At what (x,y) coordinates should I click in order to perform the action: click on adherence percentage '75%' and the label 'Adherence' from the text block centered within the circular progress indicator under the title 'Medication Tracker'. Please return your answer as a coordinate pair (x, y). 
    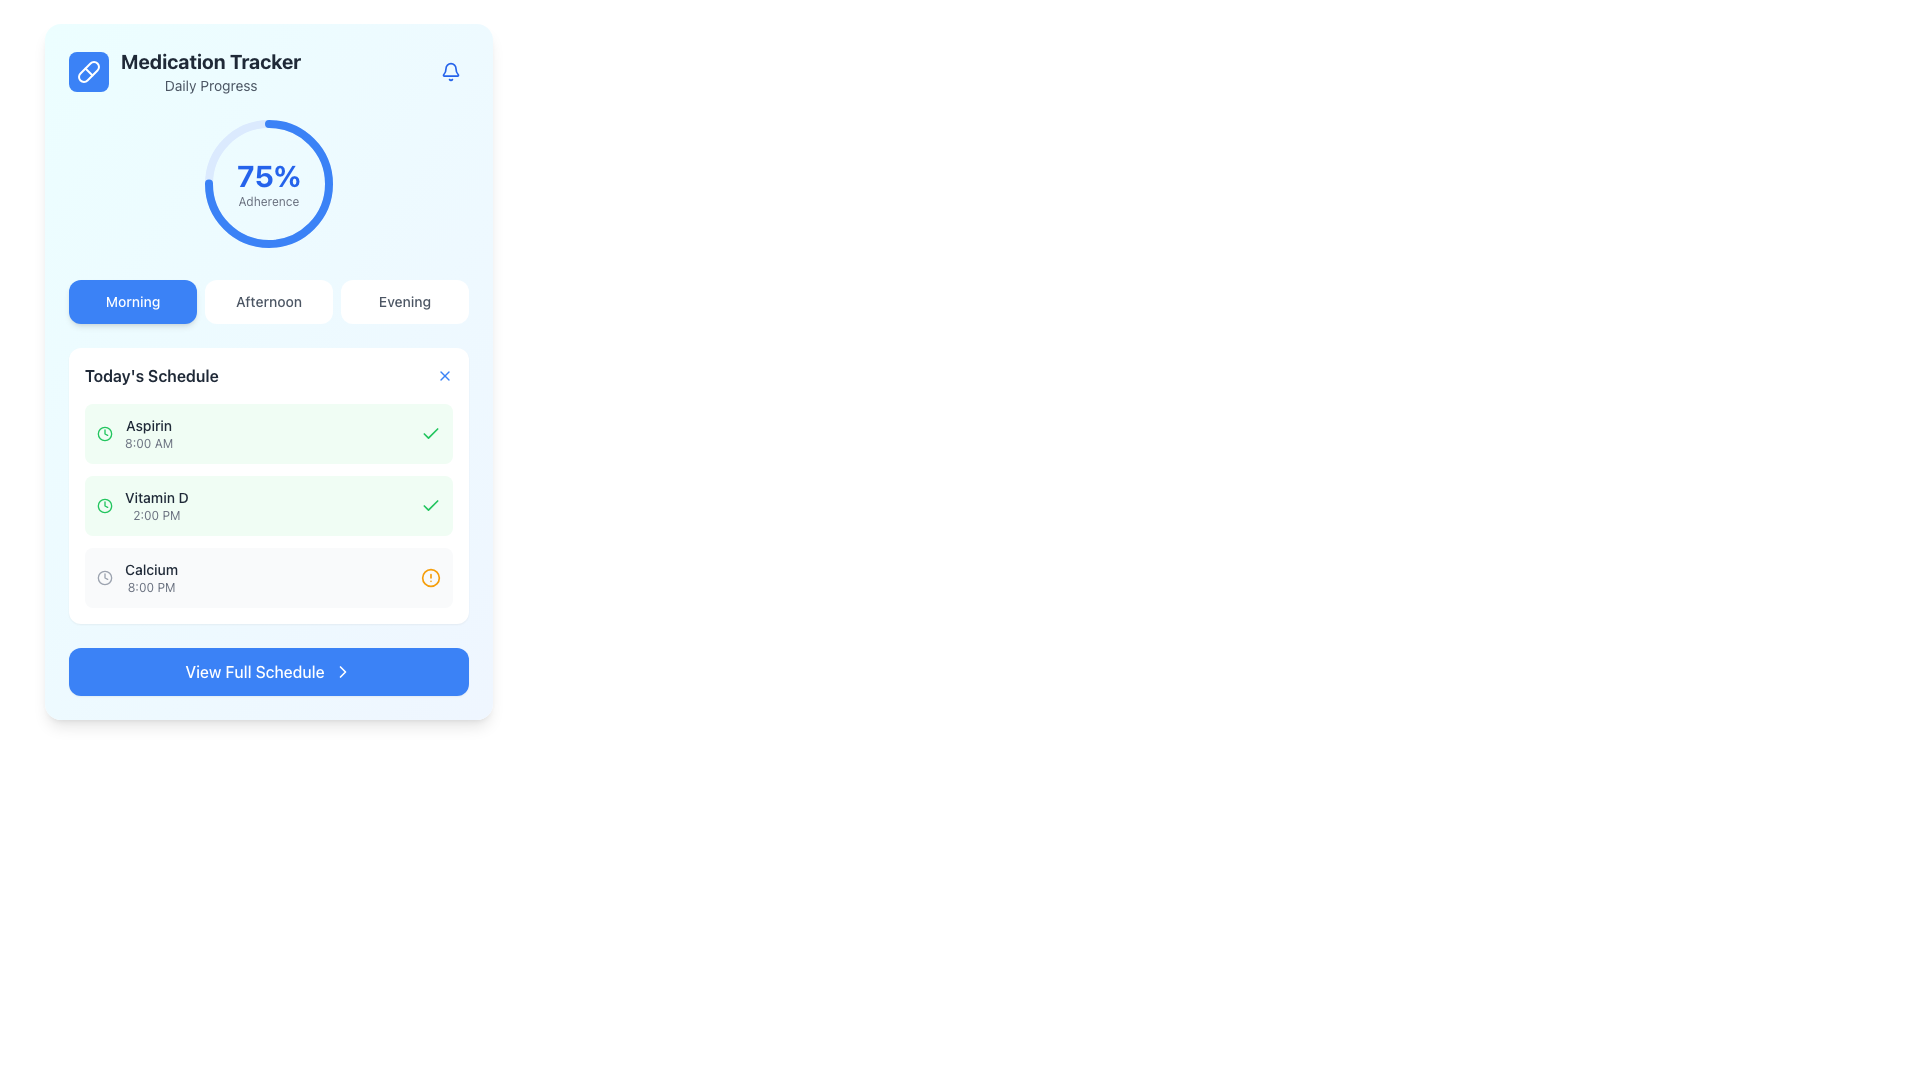
    Looking at the image, I should click on (267, 184).